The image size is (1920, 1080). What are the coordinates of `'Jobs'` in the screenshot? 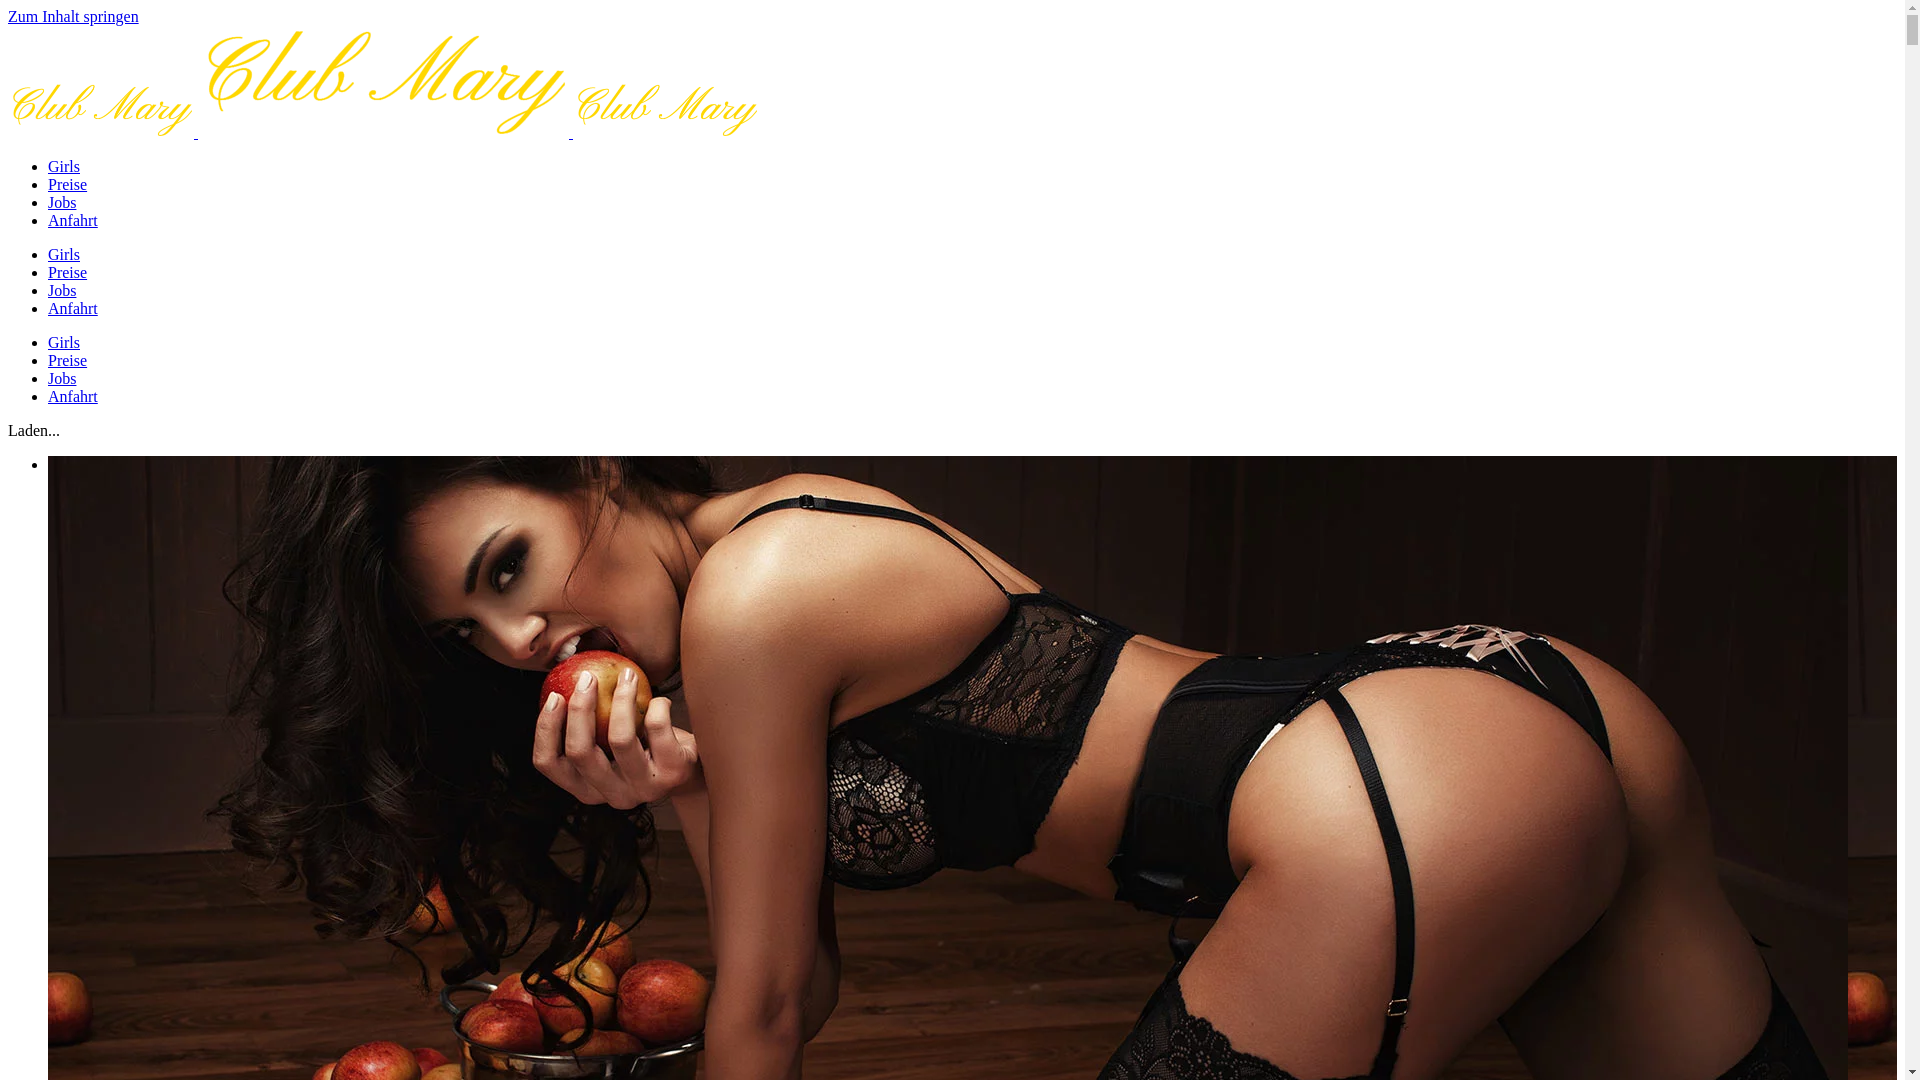 It's located at (62, 290).